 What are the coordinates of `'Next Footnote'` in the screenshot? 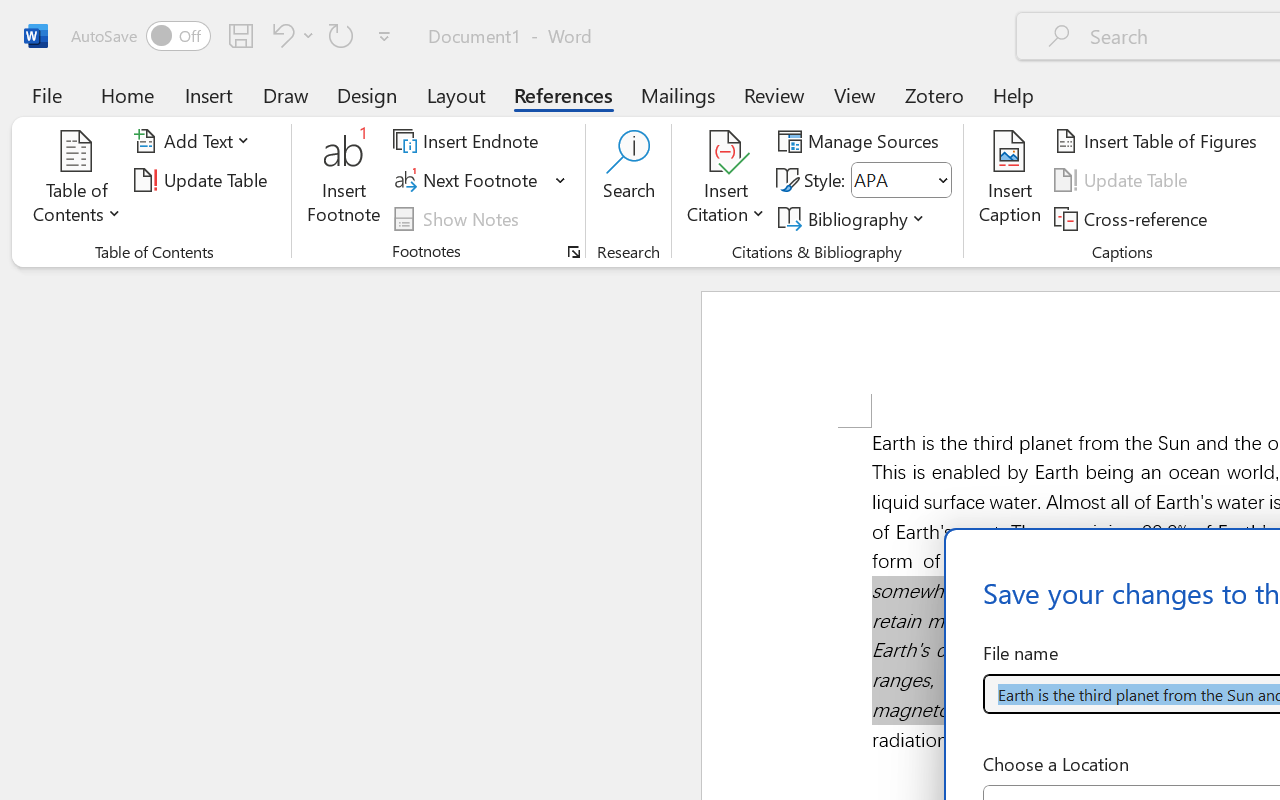 It's located at (480, 179).